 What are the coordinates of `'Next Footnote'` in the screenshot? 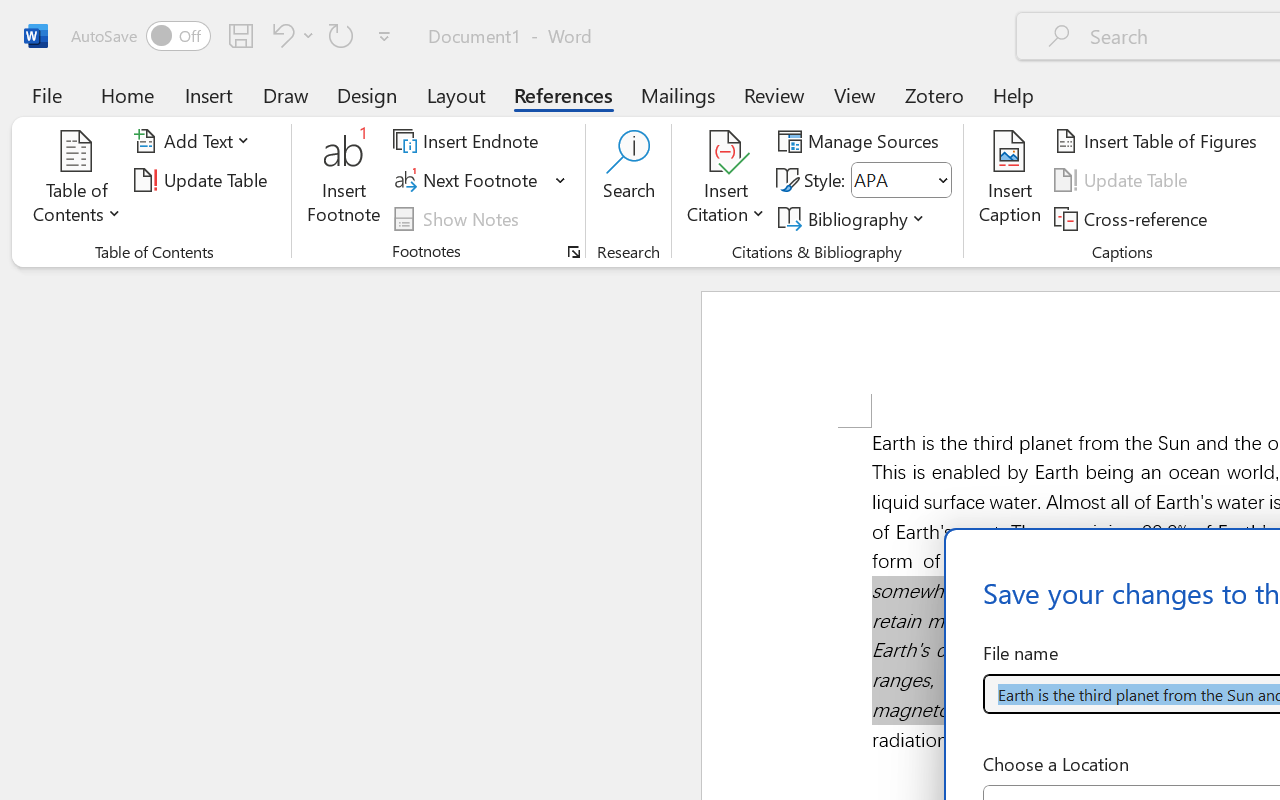 It's located at (480, 179).